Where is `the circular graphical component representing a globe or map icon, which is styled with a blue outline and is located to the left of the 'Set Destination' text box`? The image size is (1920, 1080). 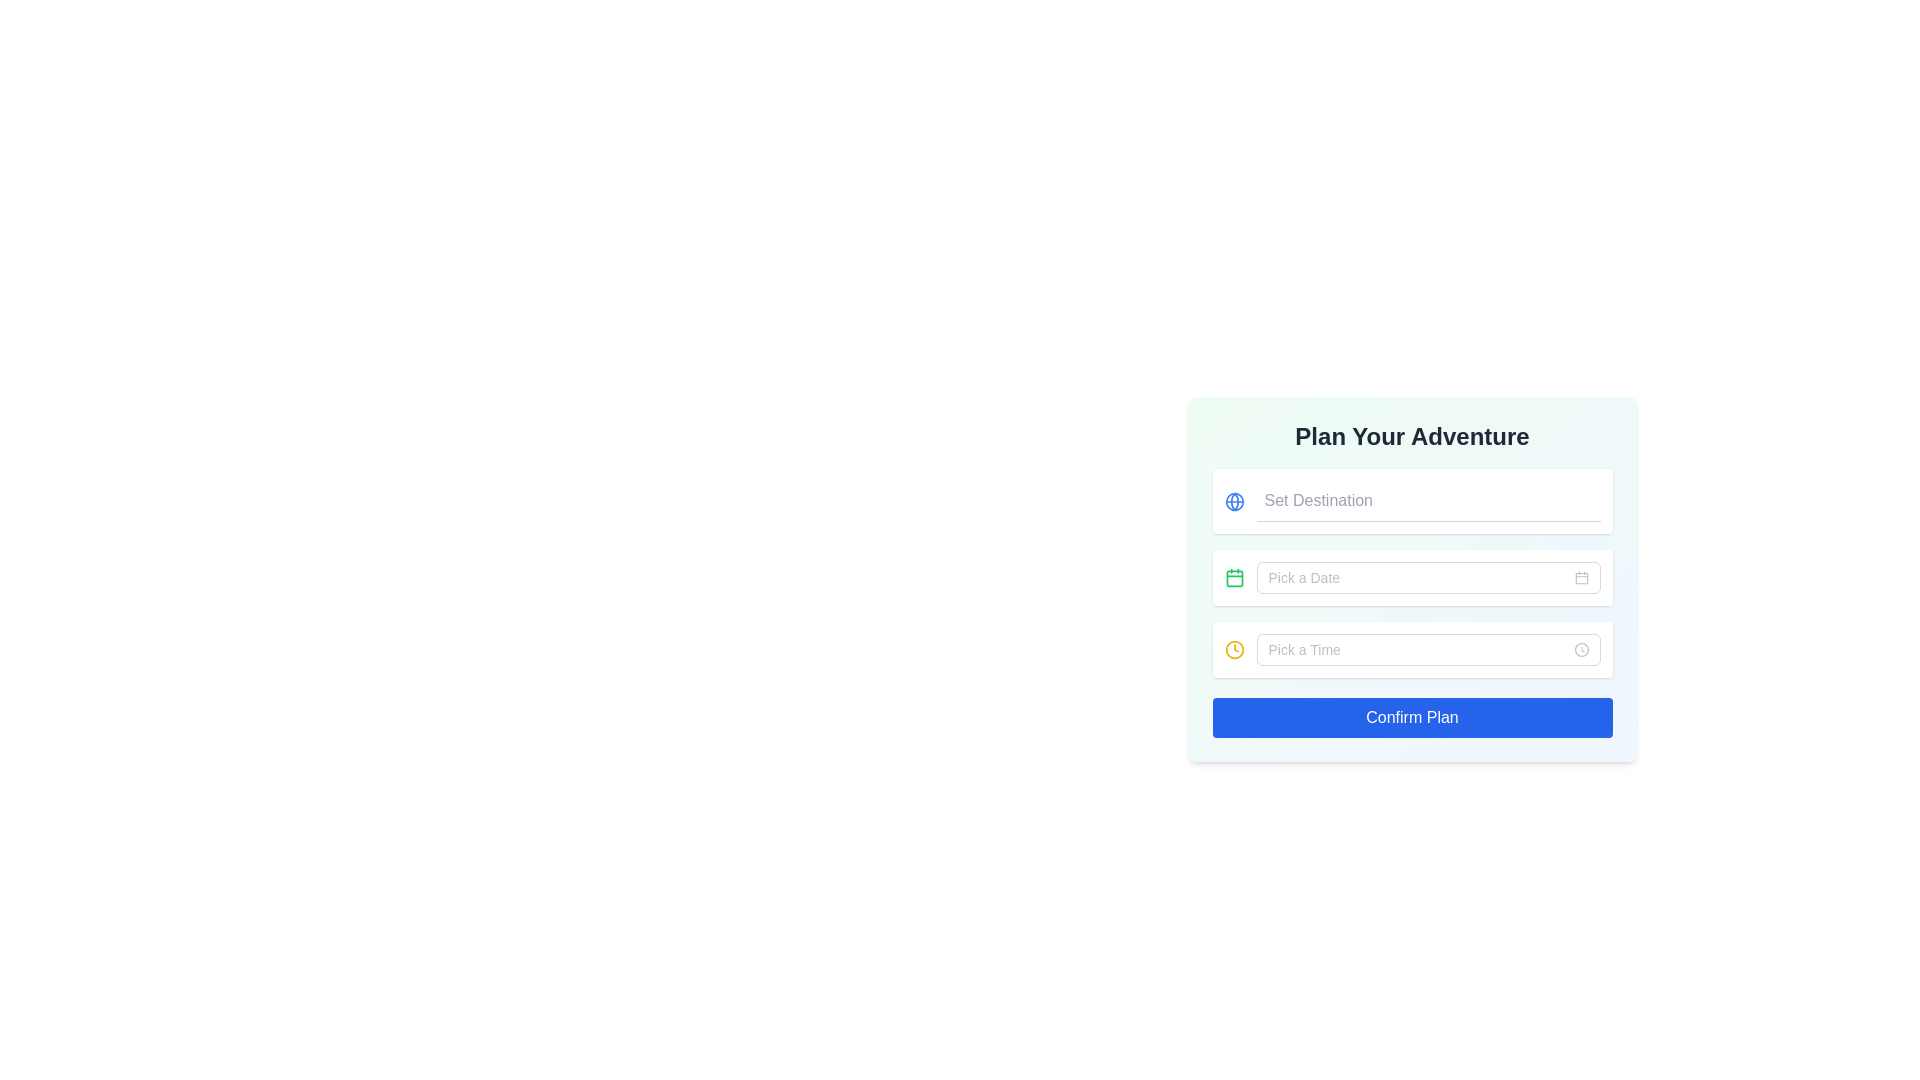 the circular graphical component representing a globe or map icon, which is styled with a blue outline and is located to the left of the 'Set Destination' text box is located at coordinates (1233, 500).